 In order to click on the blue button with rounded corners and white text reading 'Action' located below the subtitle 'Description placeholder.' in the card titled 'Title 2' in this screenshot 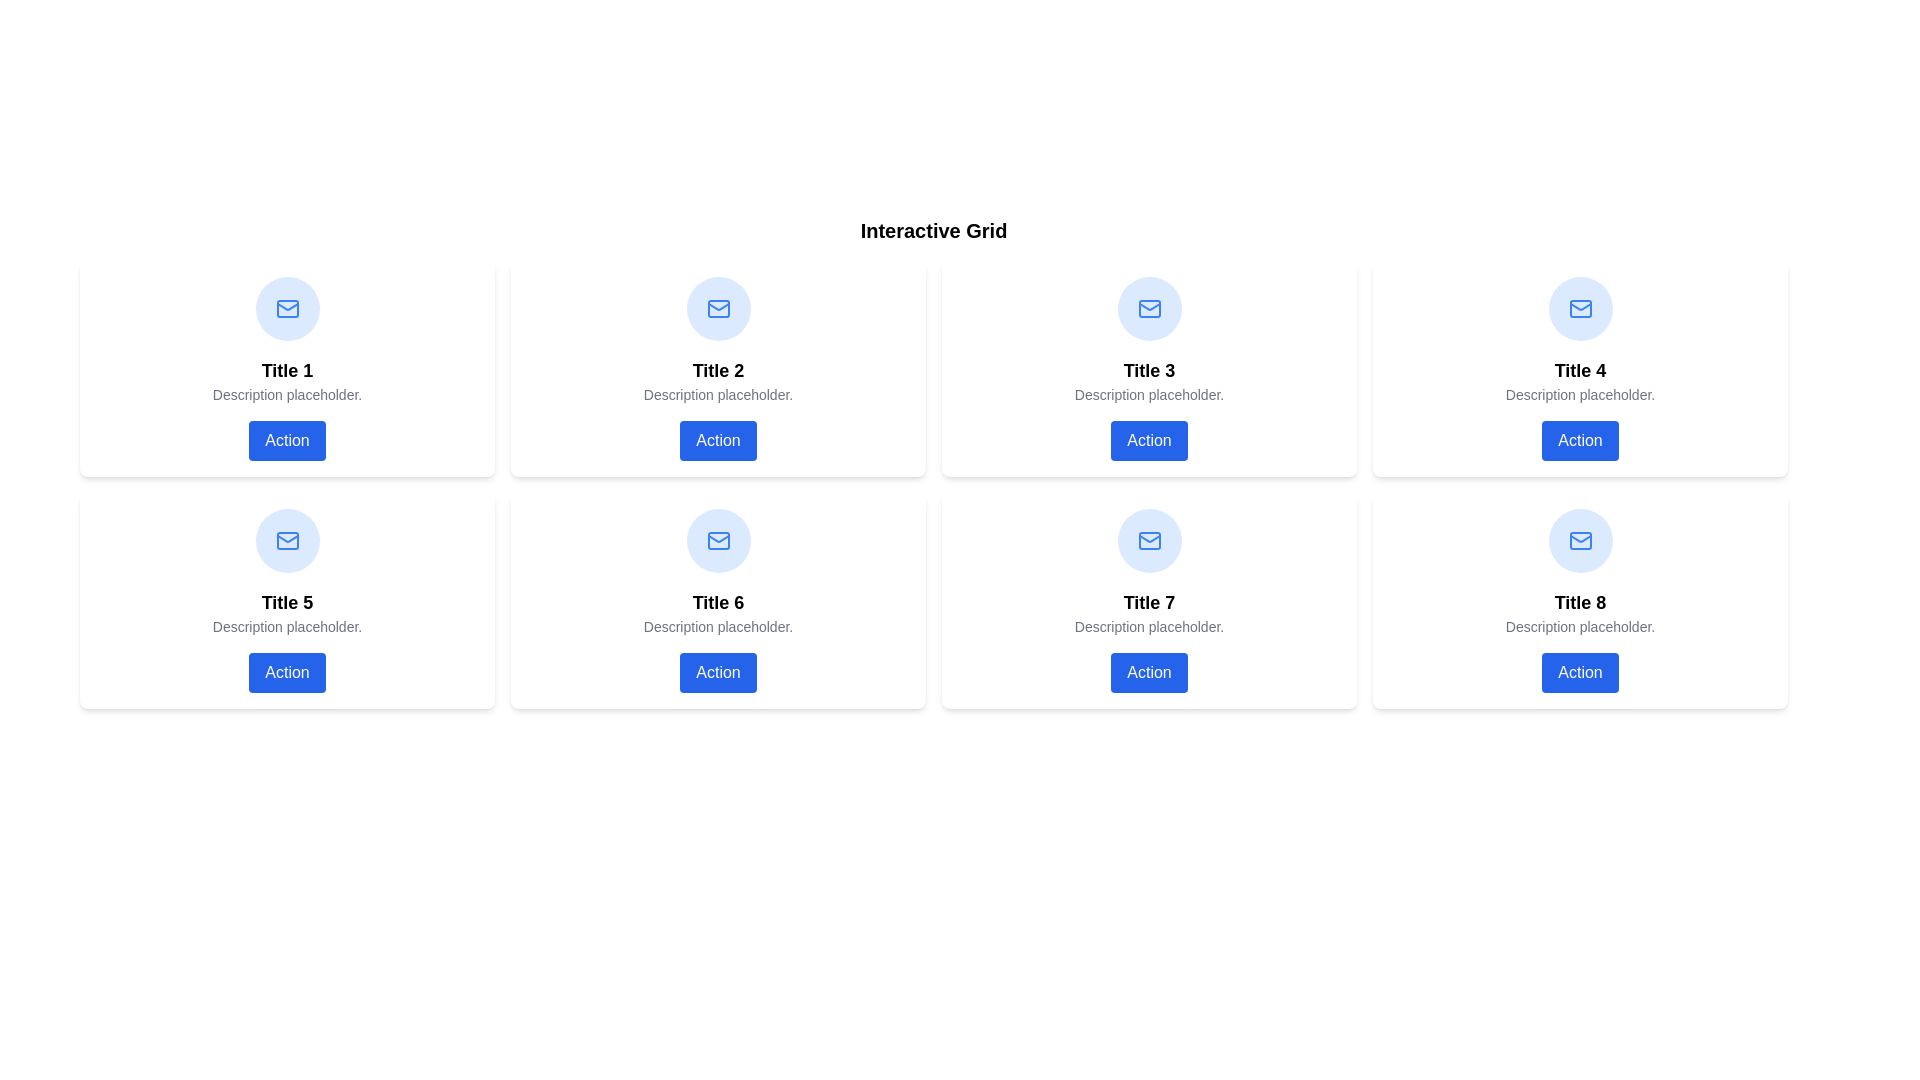, I will do `click(718, 439)`.